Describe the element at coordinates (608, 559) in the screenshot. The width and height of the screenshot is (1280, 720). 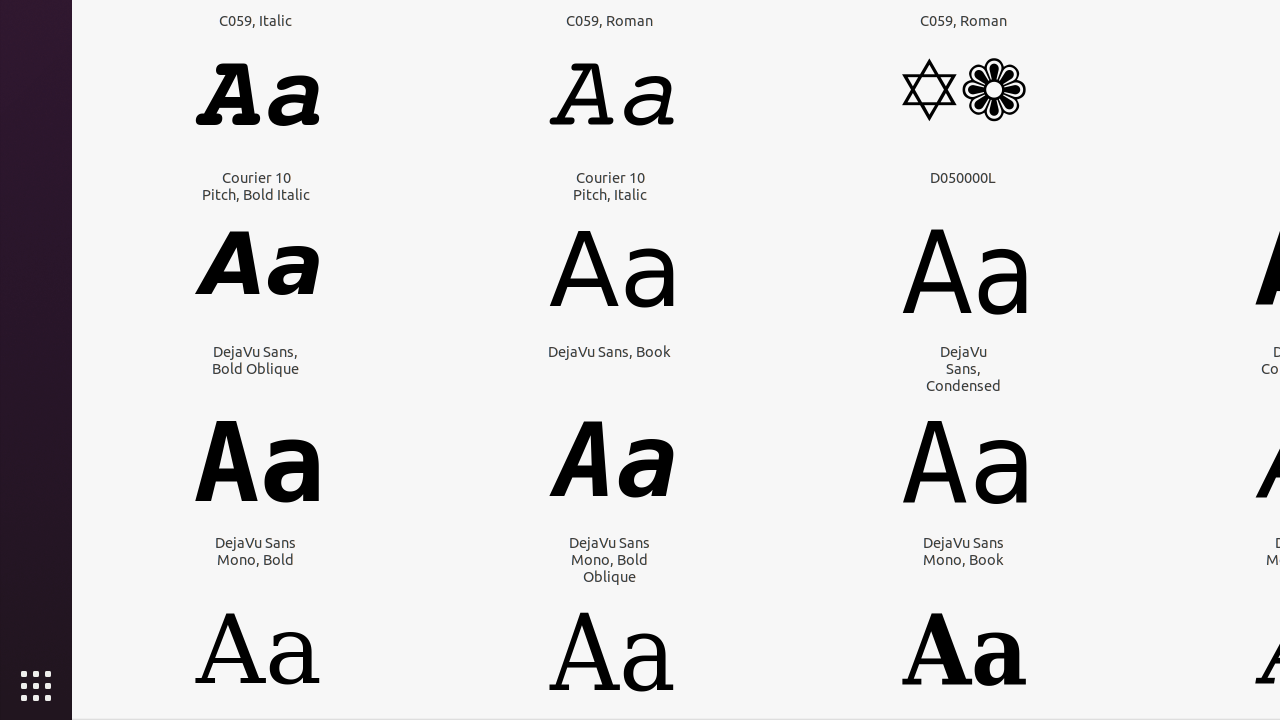
I see `'DejaVu Sans Mono, Bold Oblique'` at that location.